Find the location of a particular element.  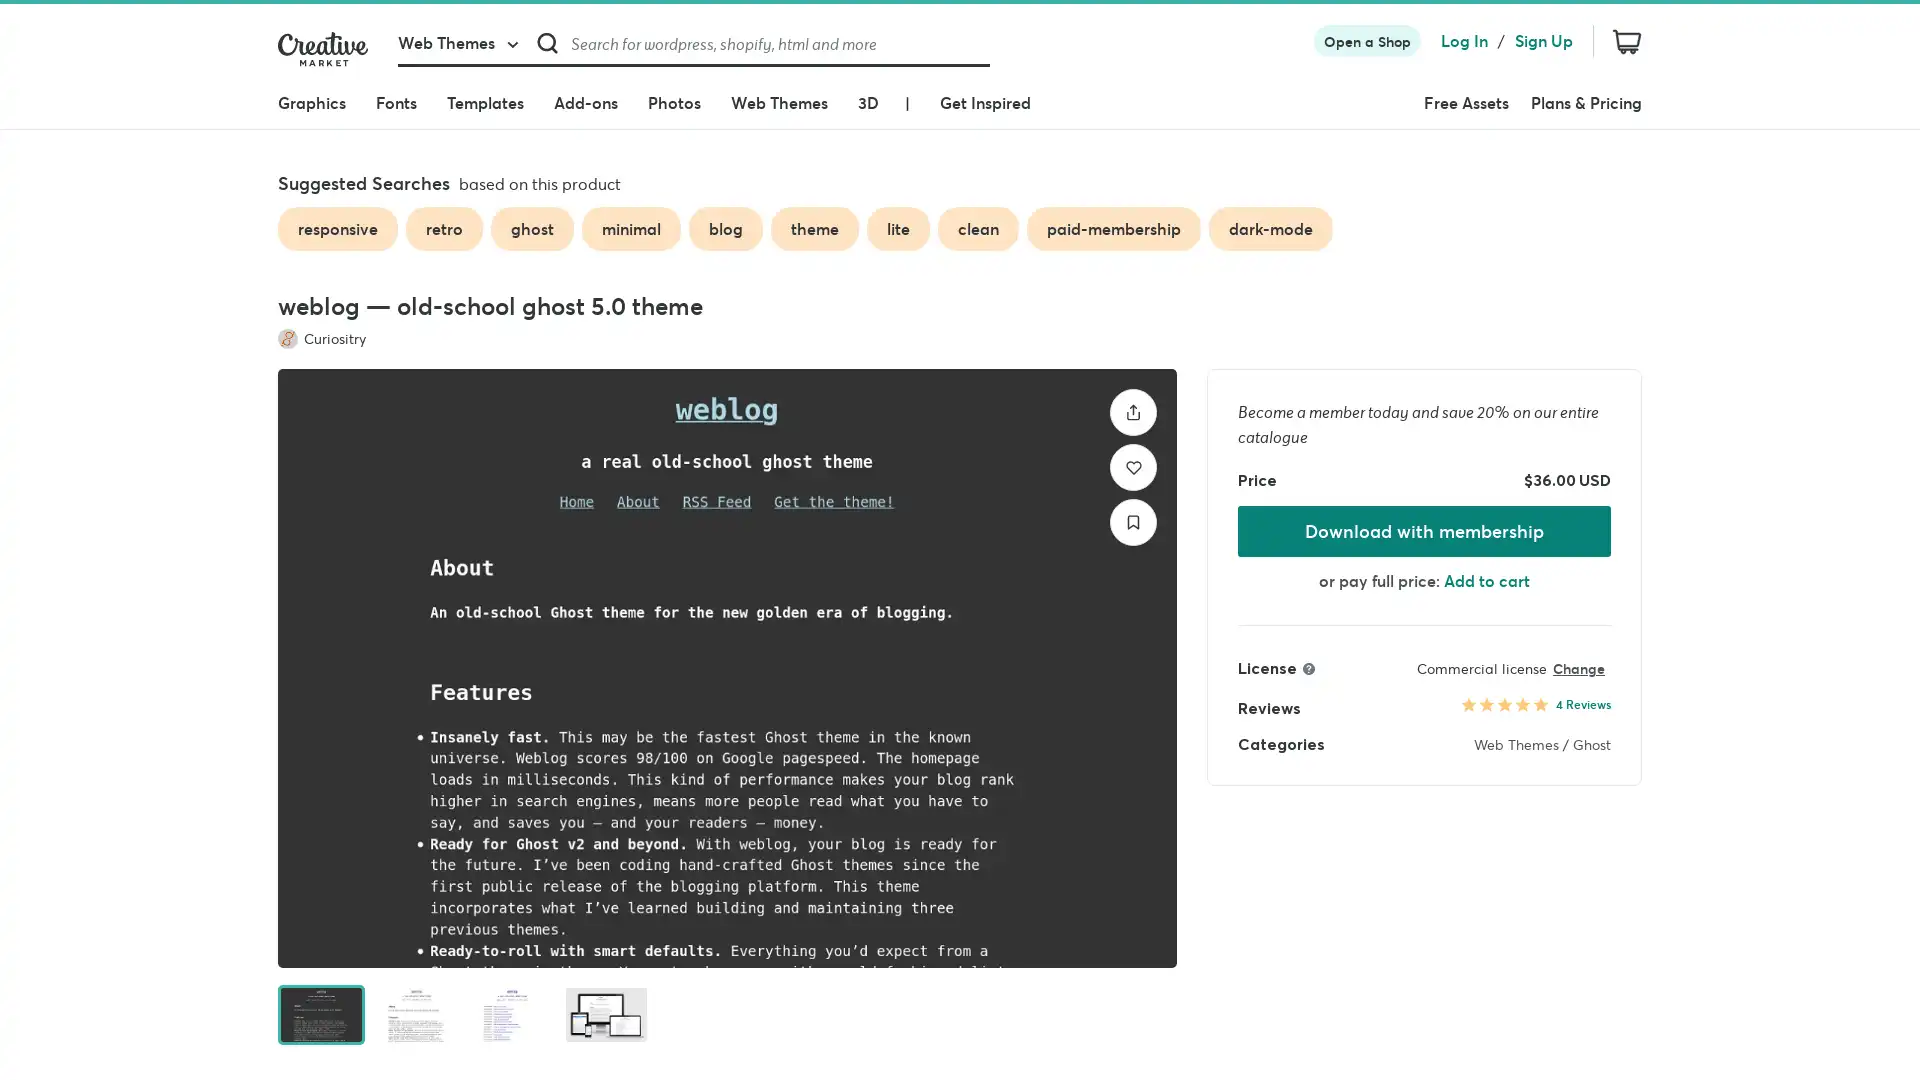

Download with membership is located at coordinates (1423, 529).